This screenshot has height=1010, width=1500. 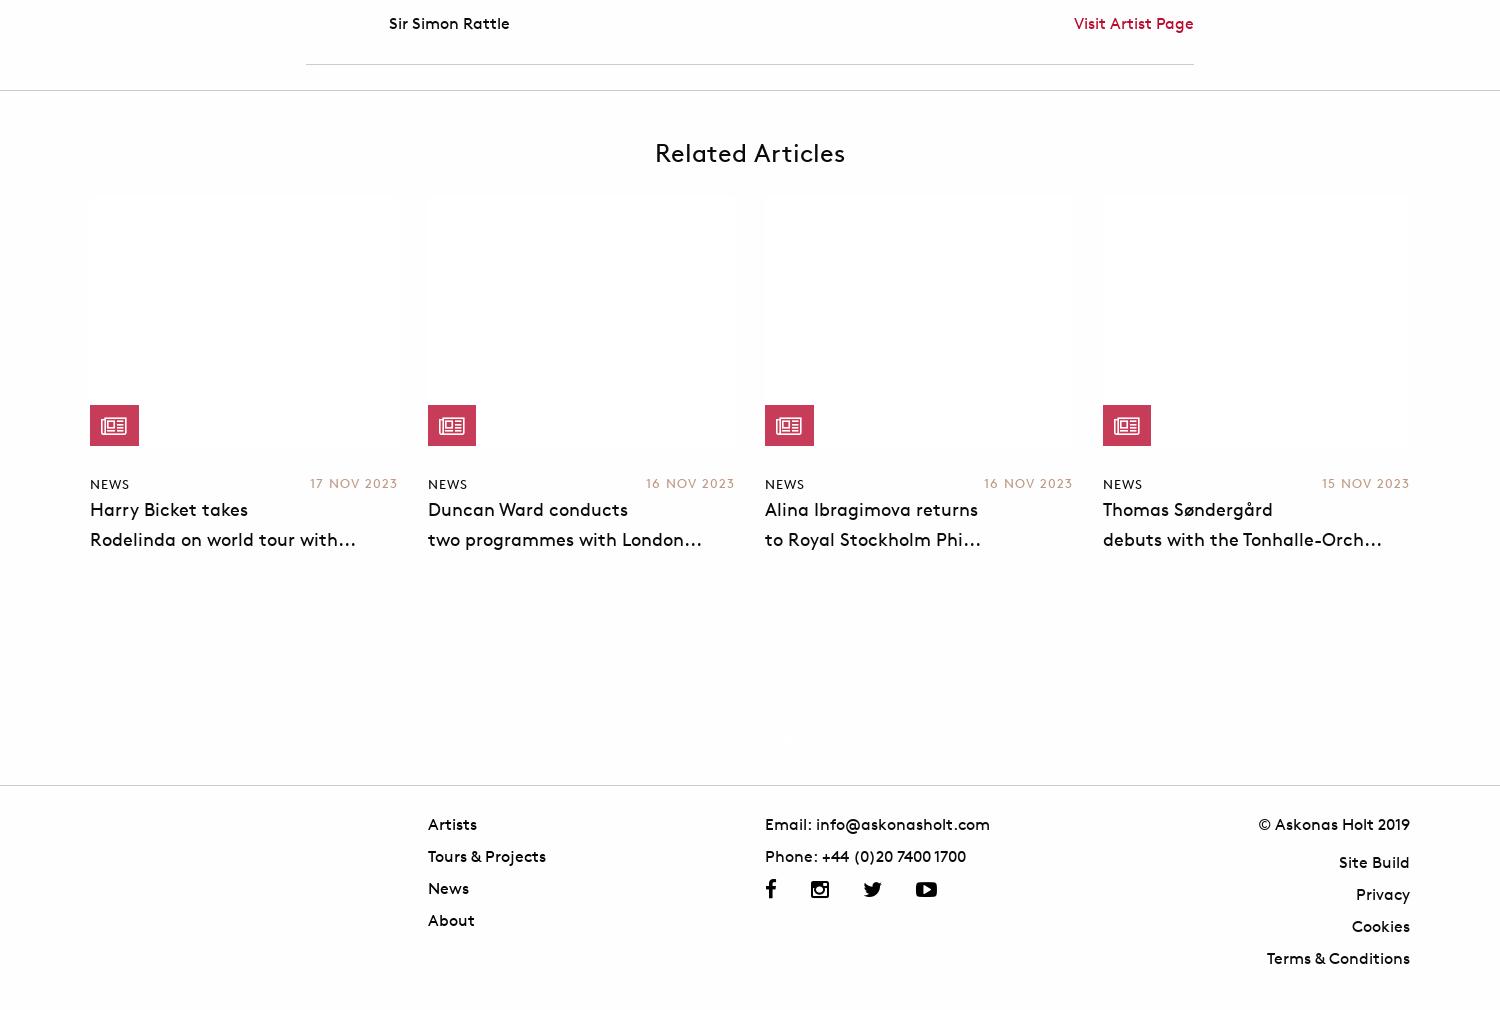 I want to click on 'Related Articles', so click(x=750, y=151).